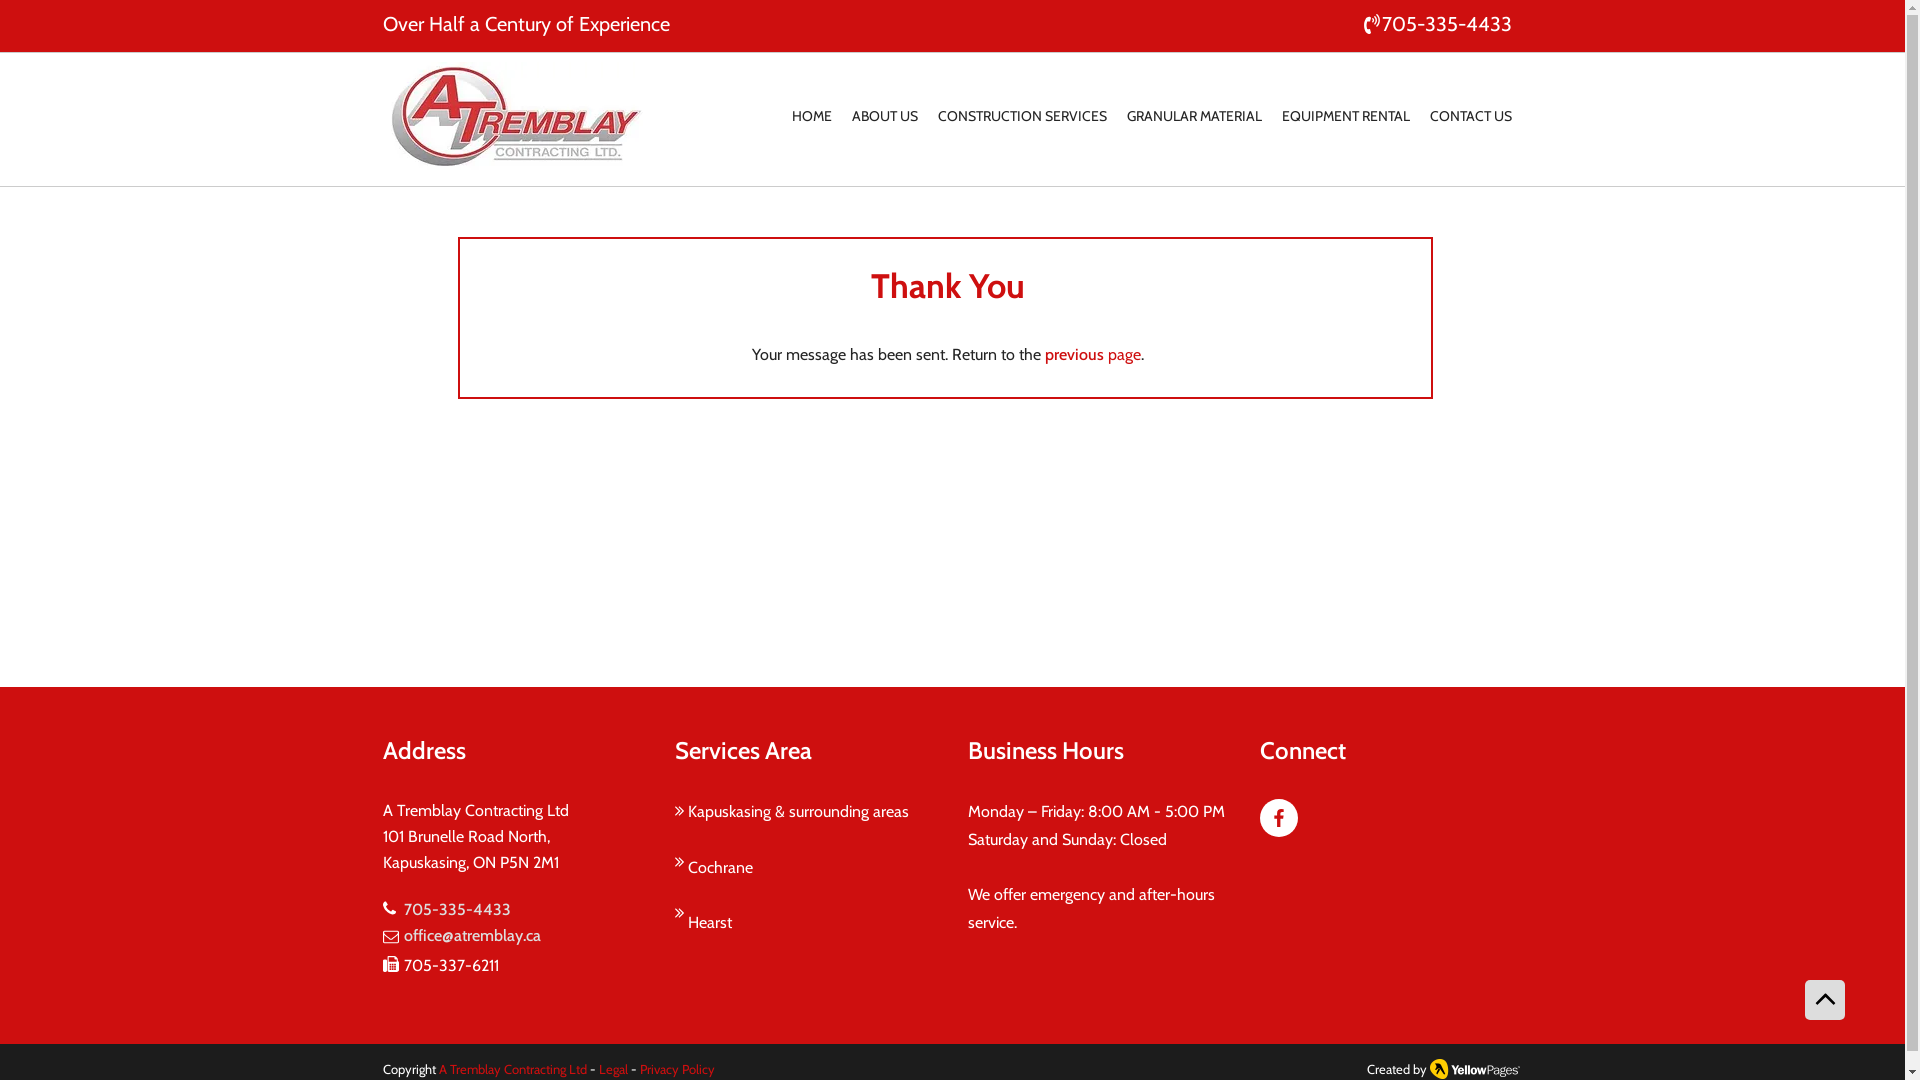 The image size is (1920, 1080). I want to click on 'GRANULAR MATERIAL', so click(1193, 117).